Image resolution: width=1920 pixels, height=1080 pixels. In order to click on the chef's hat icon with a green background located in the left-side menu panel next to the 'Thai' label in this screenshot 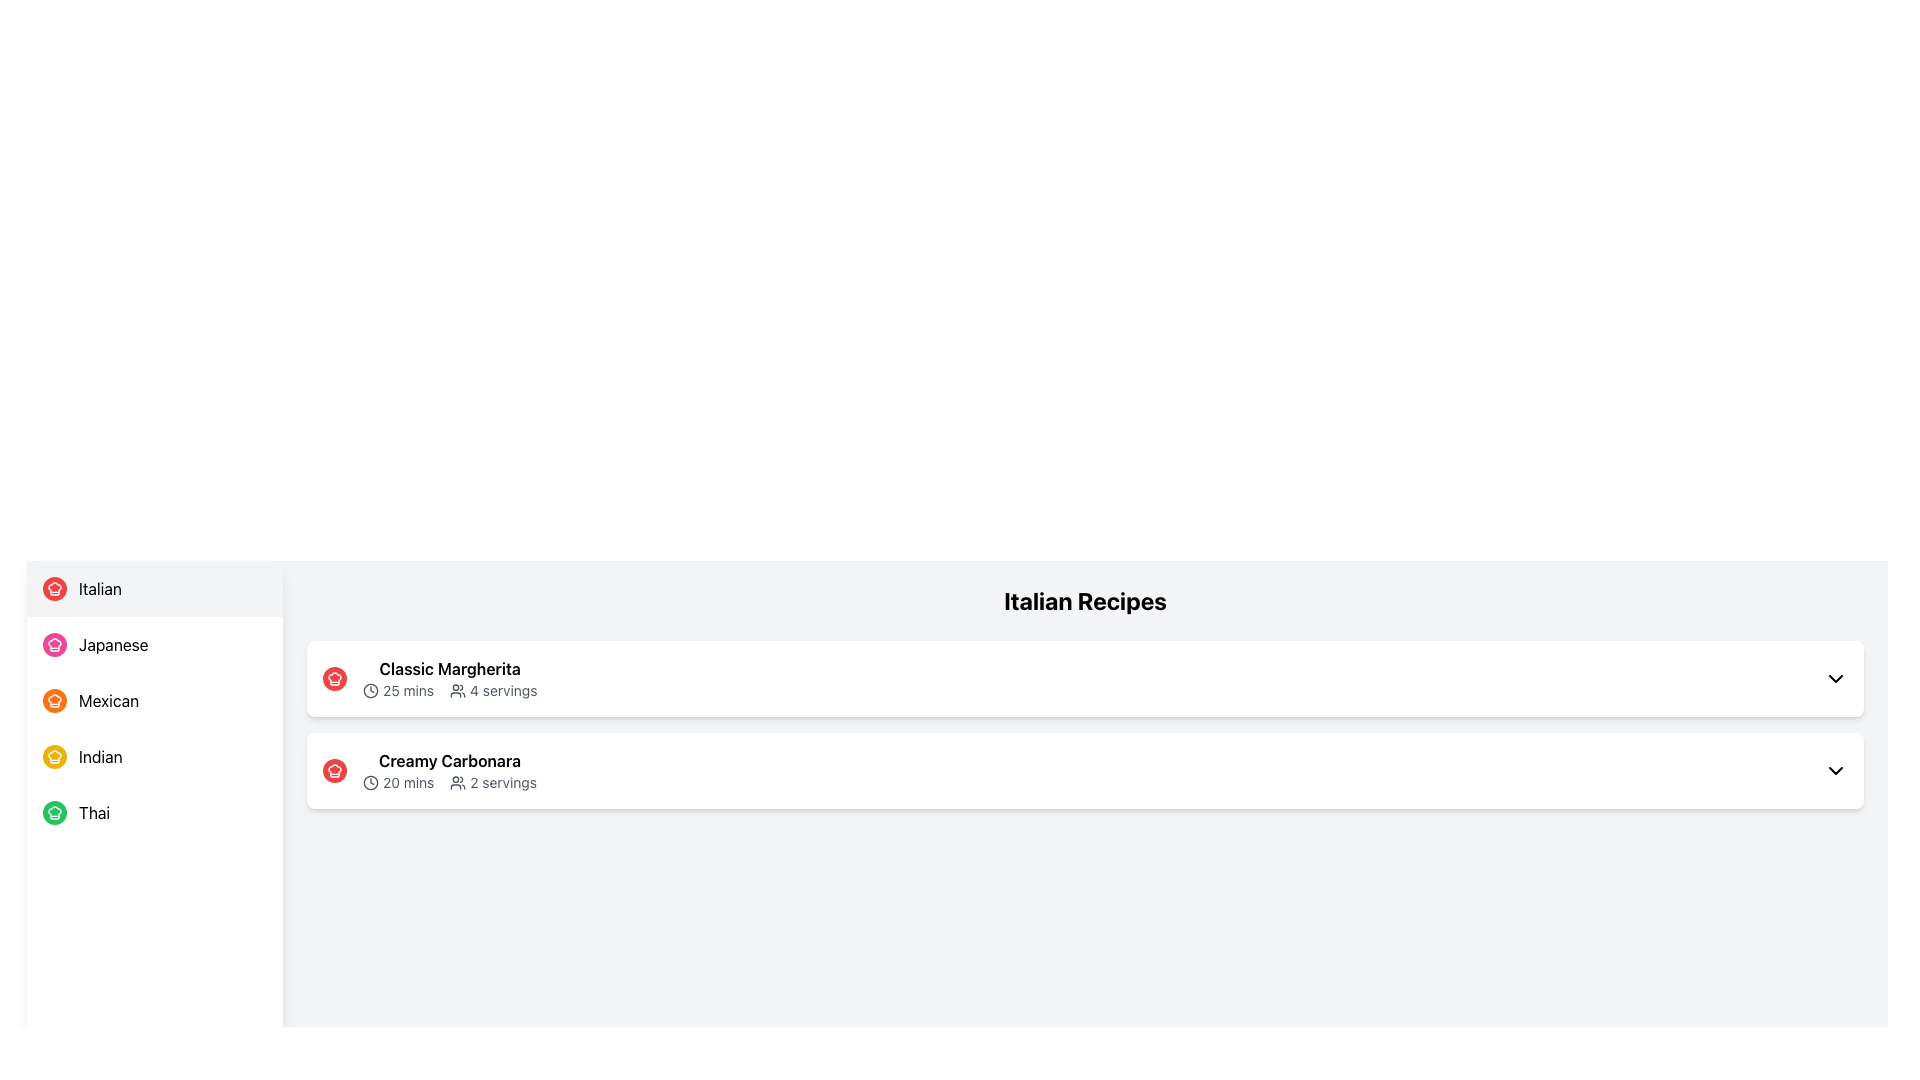, I will do `click(54, 813)`.